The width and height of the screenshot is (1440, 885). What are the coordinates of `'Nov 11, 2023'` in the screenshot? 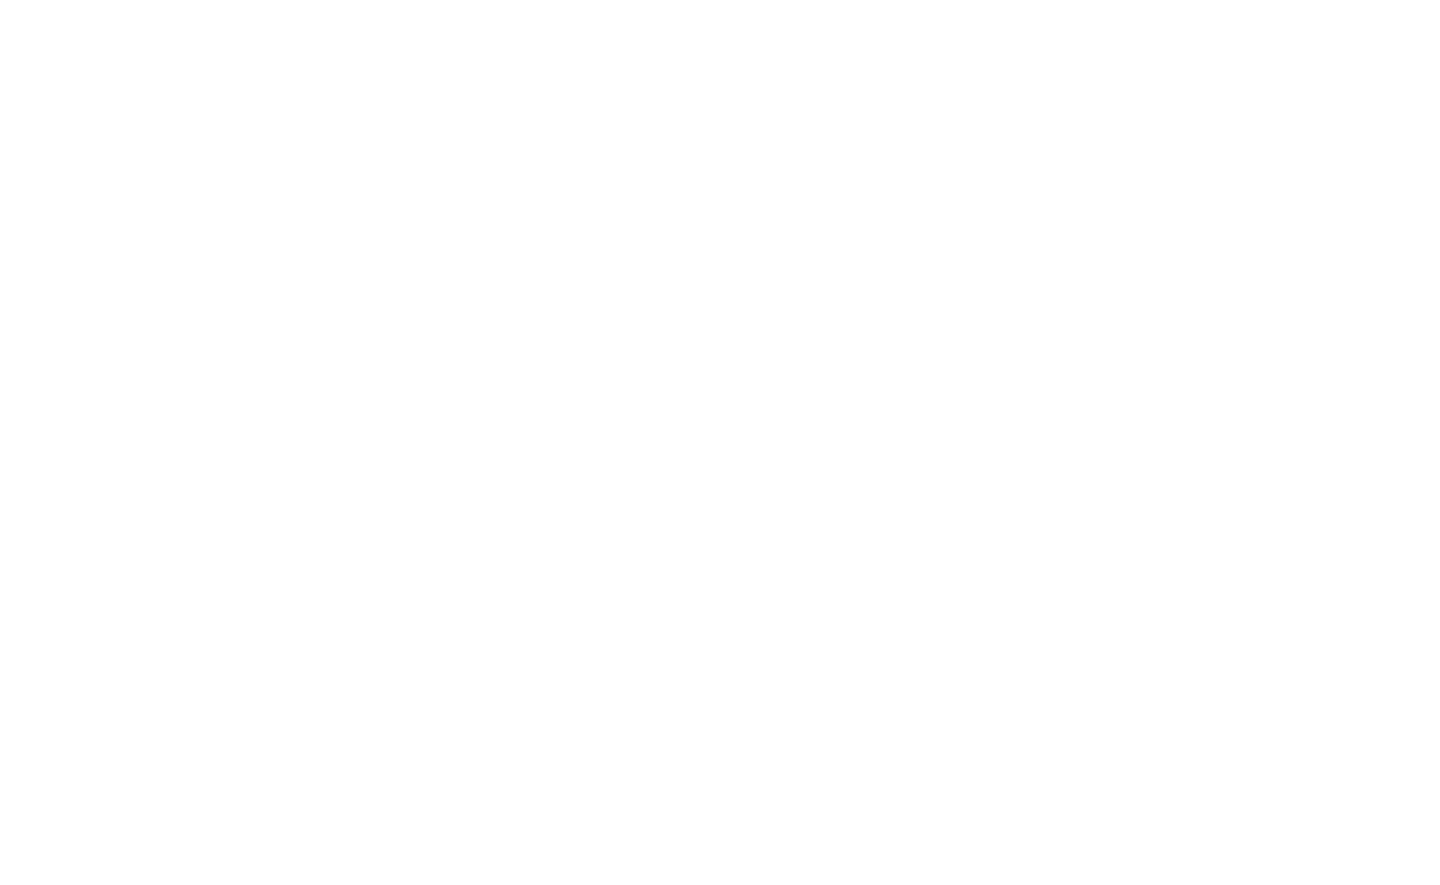 It's located at (235, 694).